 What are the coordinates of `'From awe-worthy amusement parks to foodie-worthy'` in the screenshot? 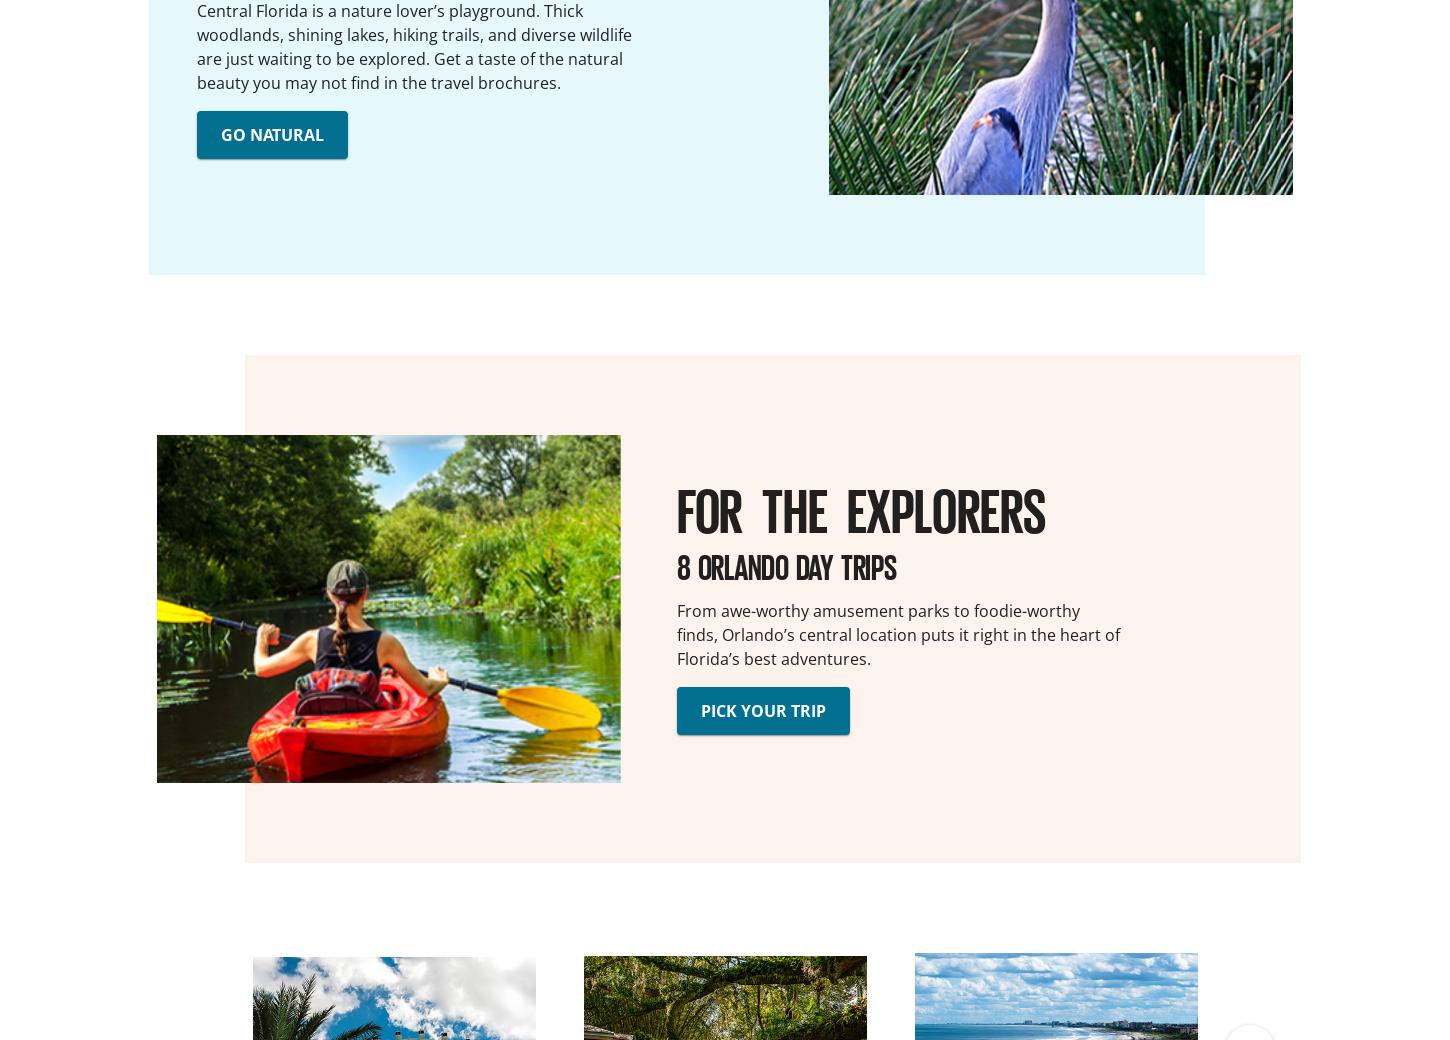 It's located at (877, 608).